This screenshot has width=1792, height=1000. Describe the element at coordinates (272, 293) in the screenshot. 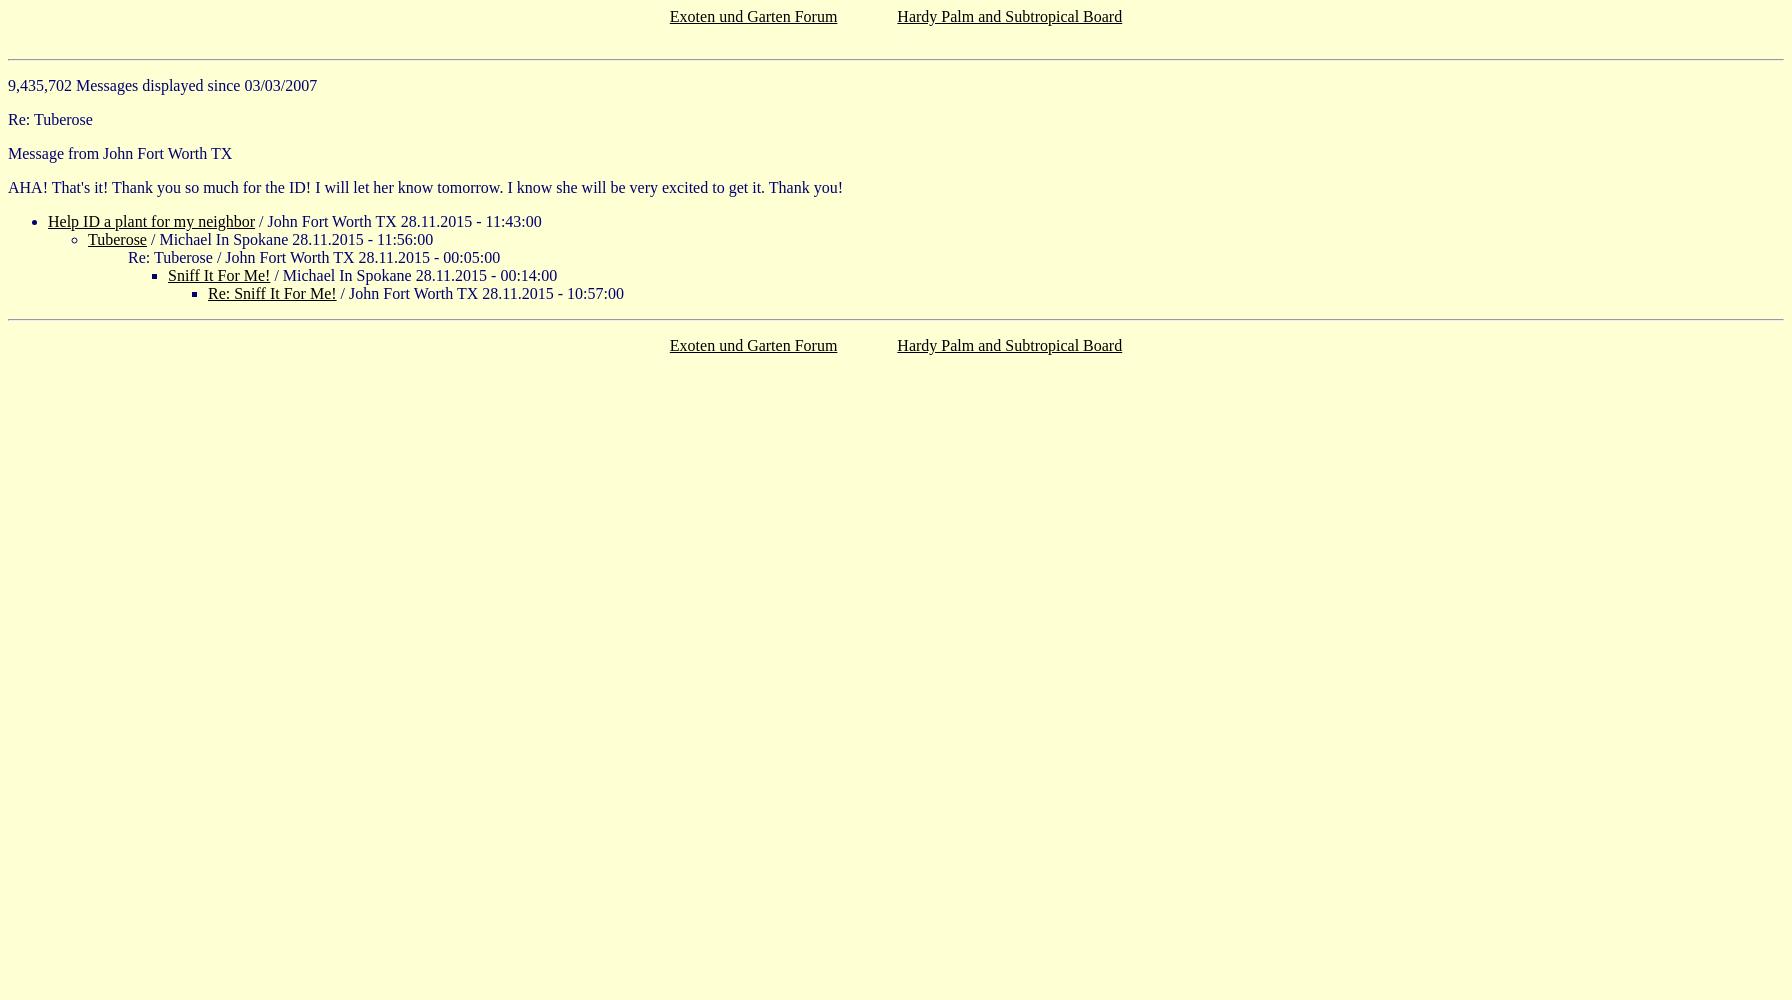

I see `'Re: Sniff It For Me!'` at that location.